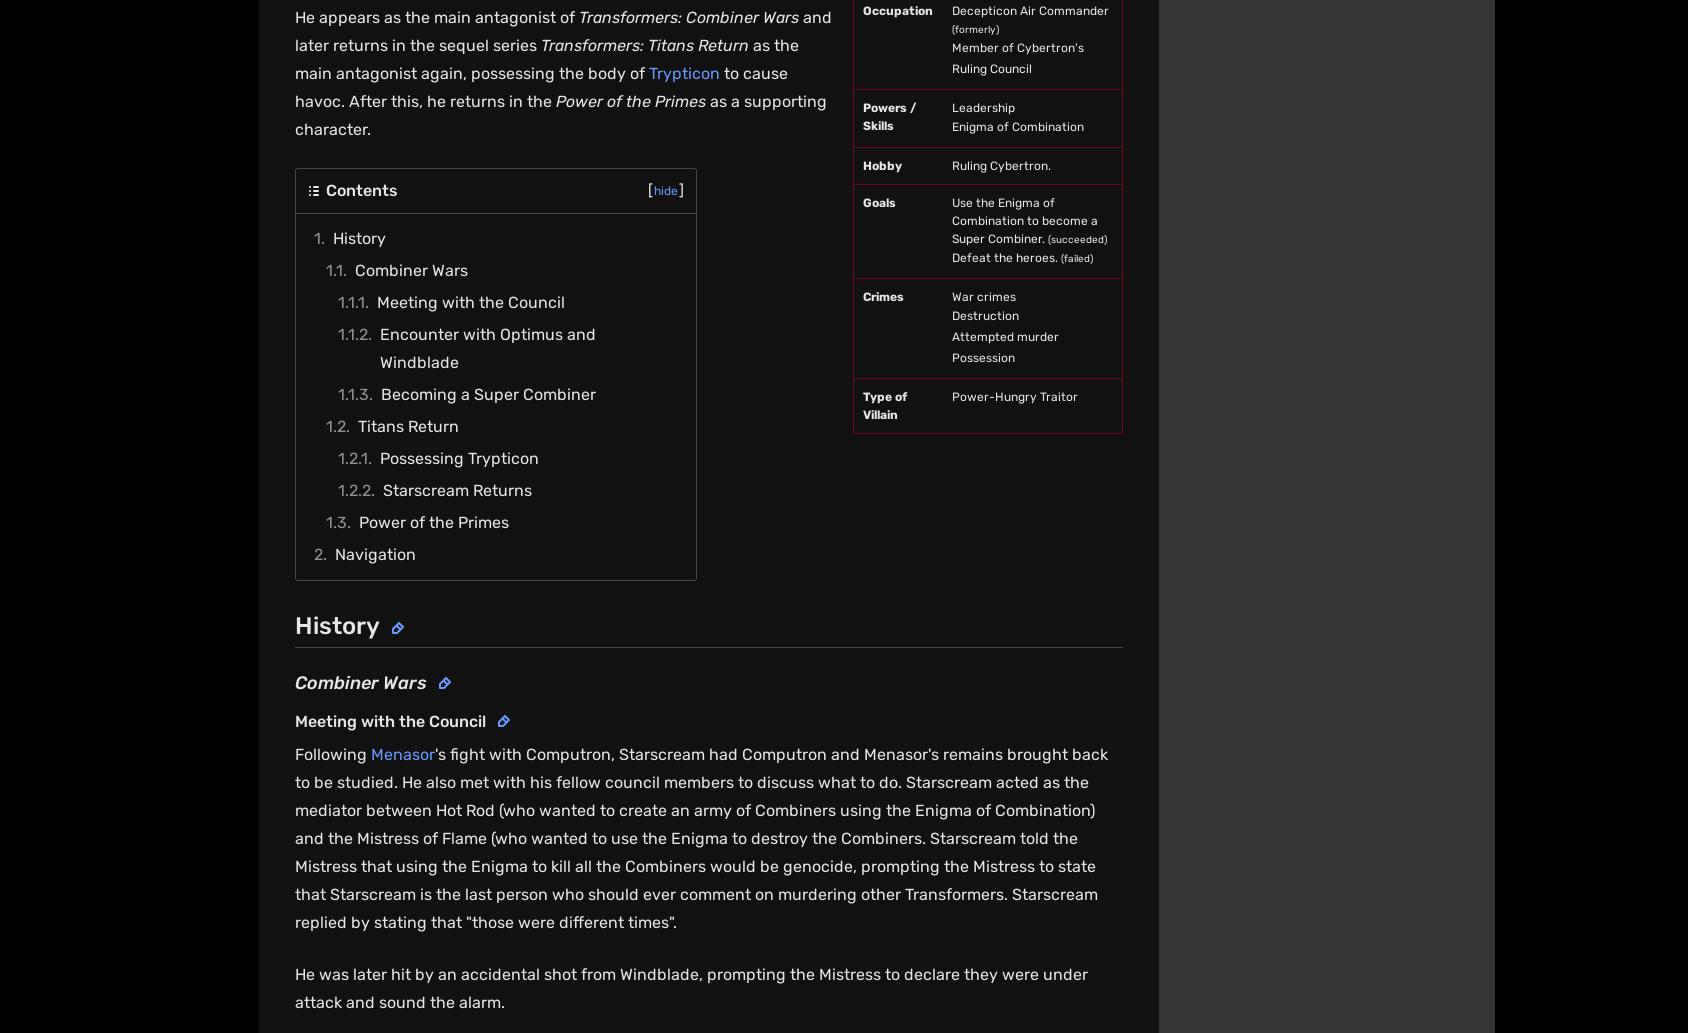 Image resolution: width=1688 pixels, height=1033 pixels. I want to click on 'Media Kit', so click(914, 772).